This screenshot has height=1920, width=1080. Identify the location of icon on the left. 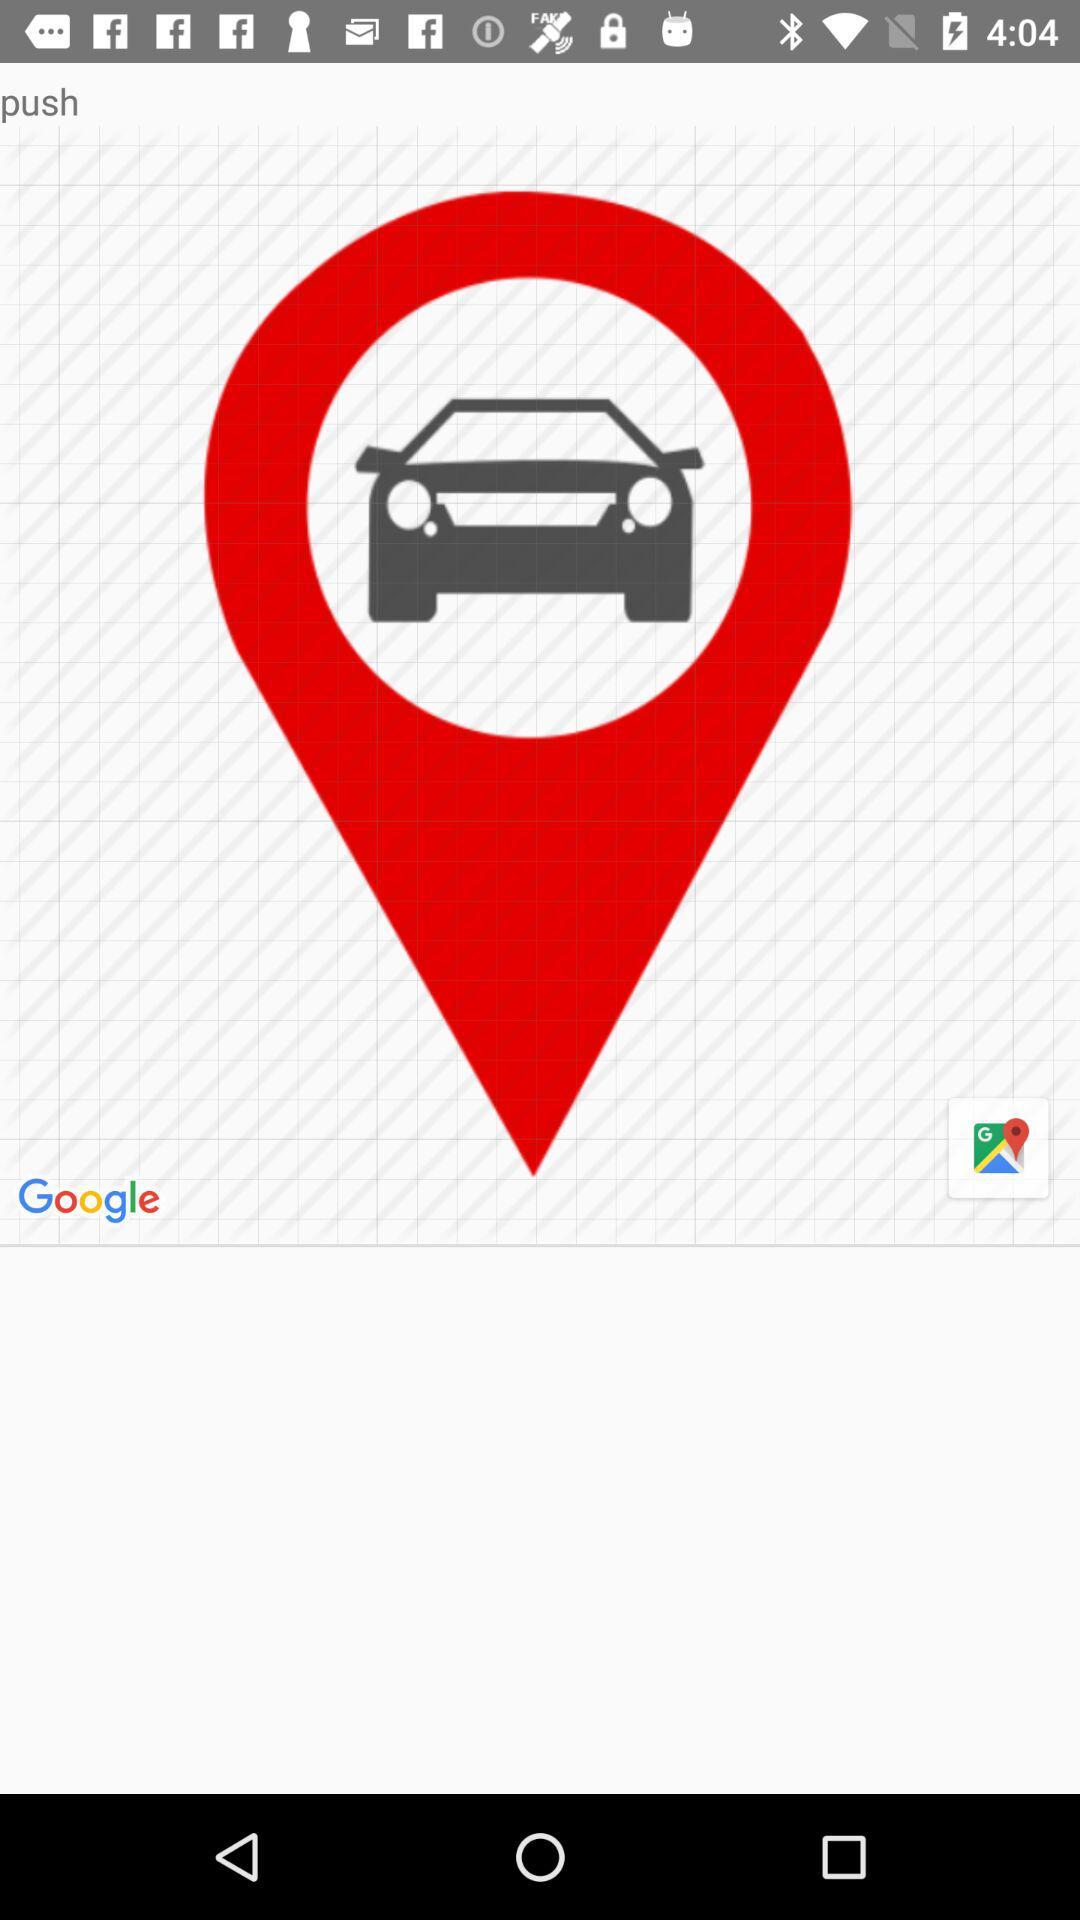
(92, 1200).